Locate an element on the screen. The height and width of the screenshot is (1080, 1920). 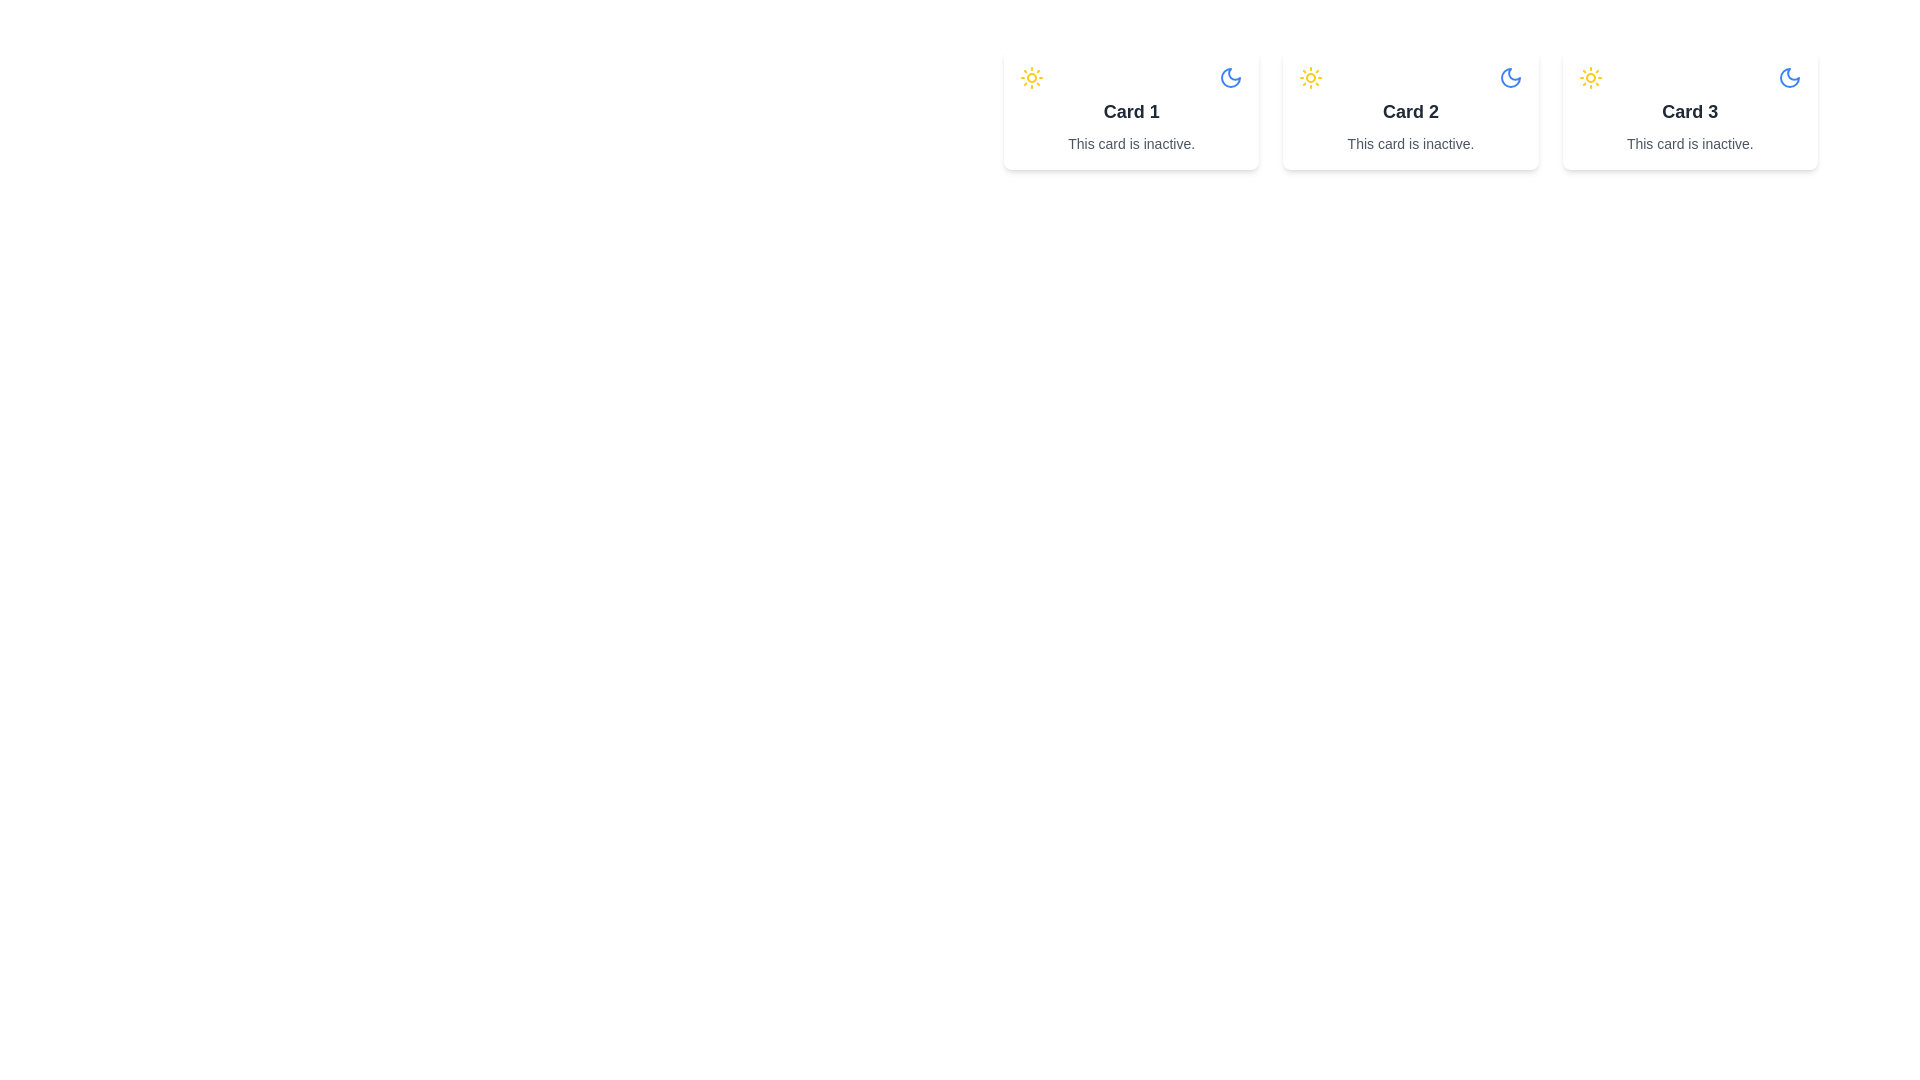
the crescent moon icon in solid blue color located at the top right of the second card labeled 'Card 2' is located at coordinates (1510, 76).